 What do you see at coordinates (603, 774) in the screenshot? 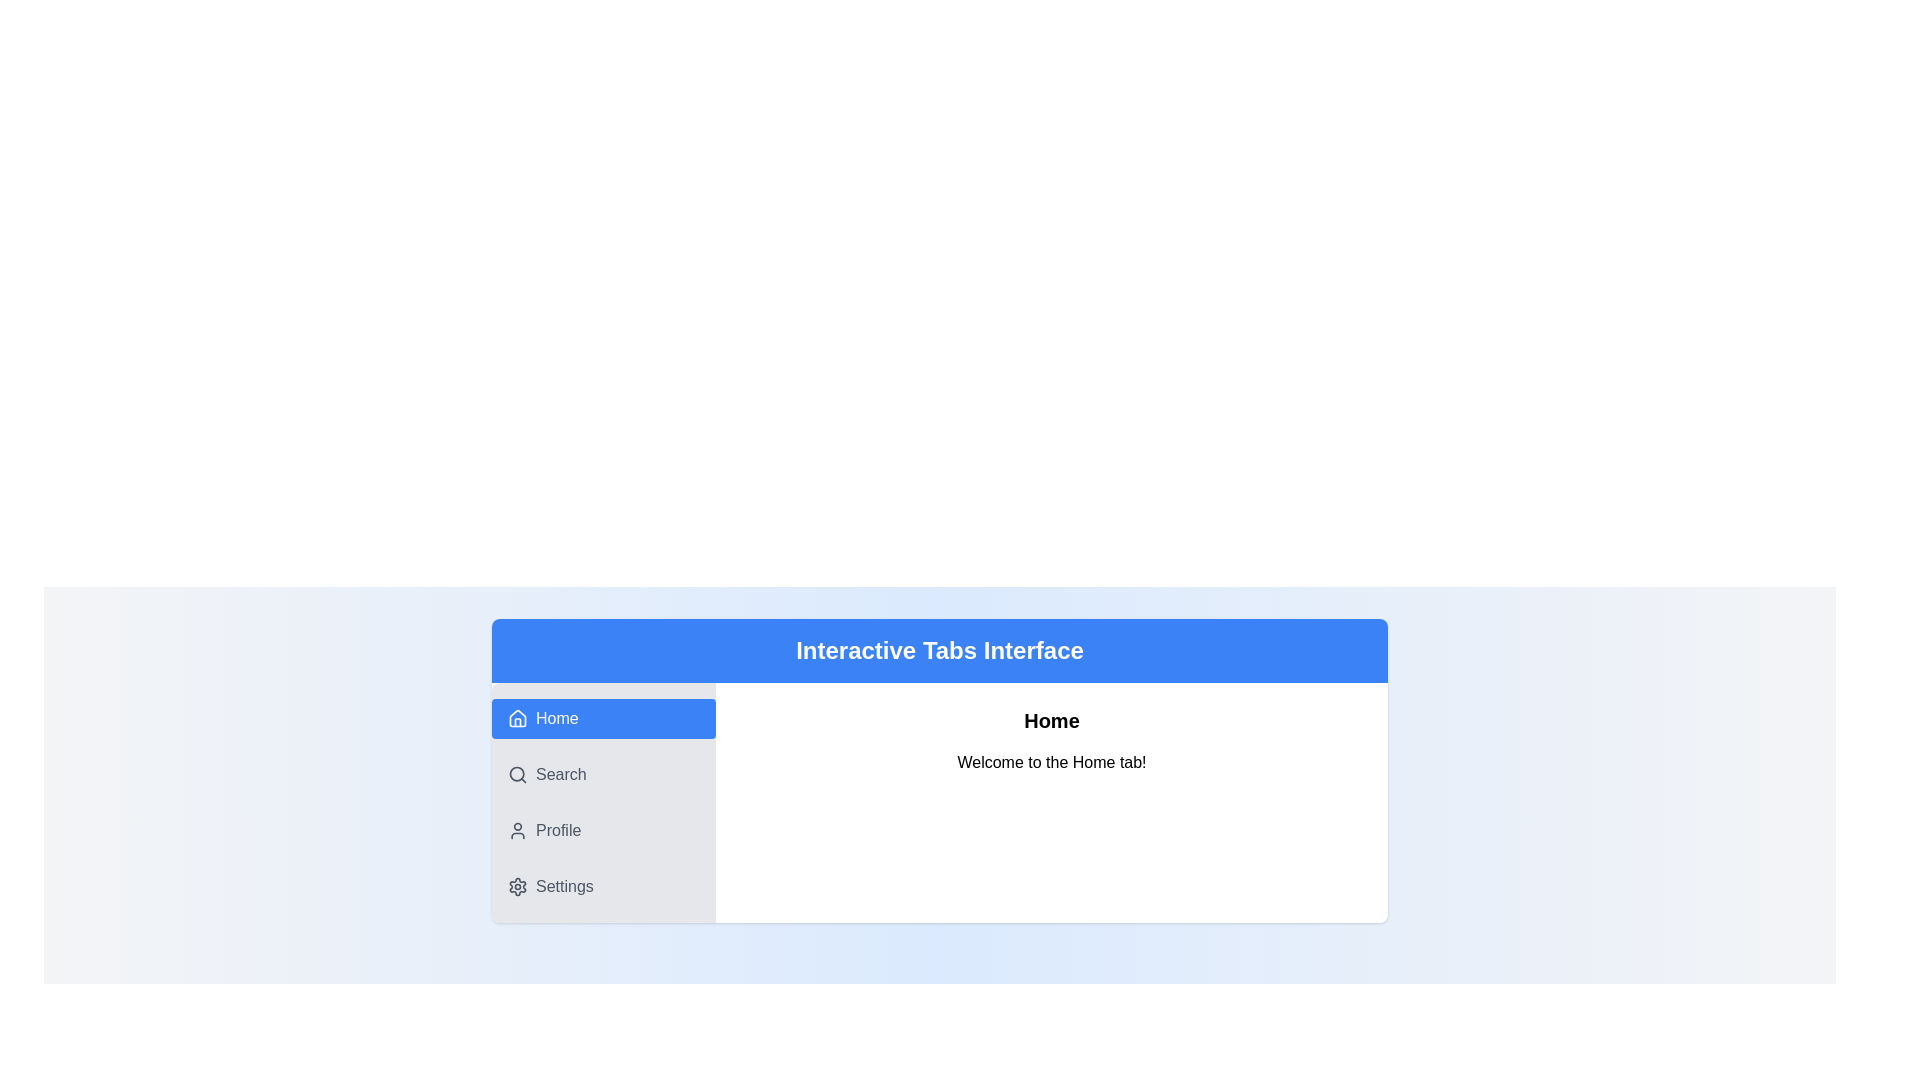
I see `the Search tab by clicking on its corresponding tab element` at bounding box center [603, 774].